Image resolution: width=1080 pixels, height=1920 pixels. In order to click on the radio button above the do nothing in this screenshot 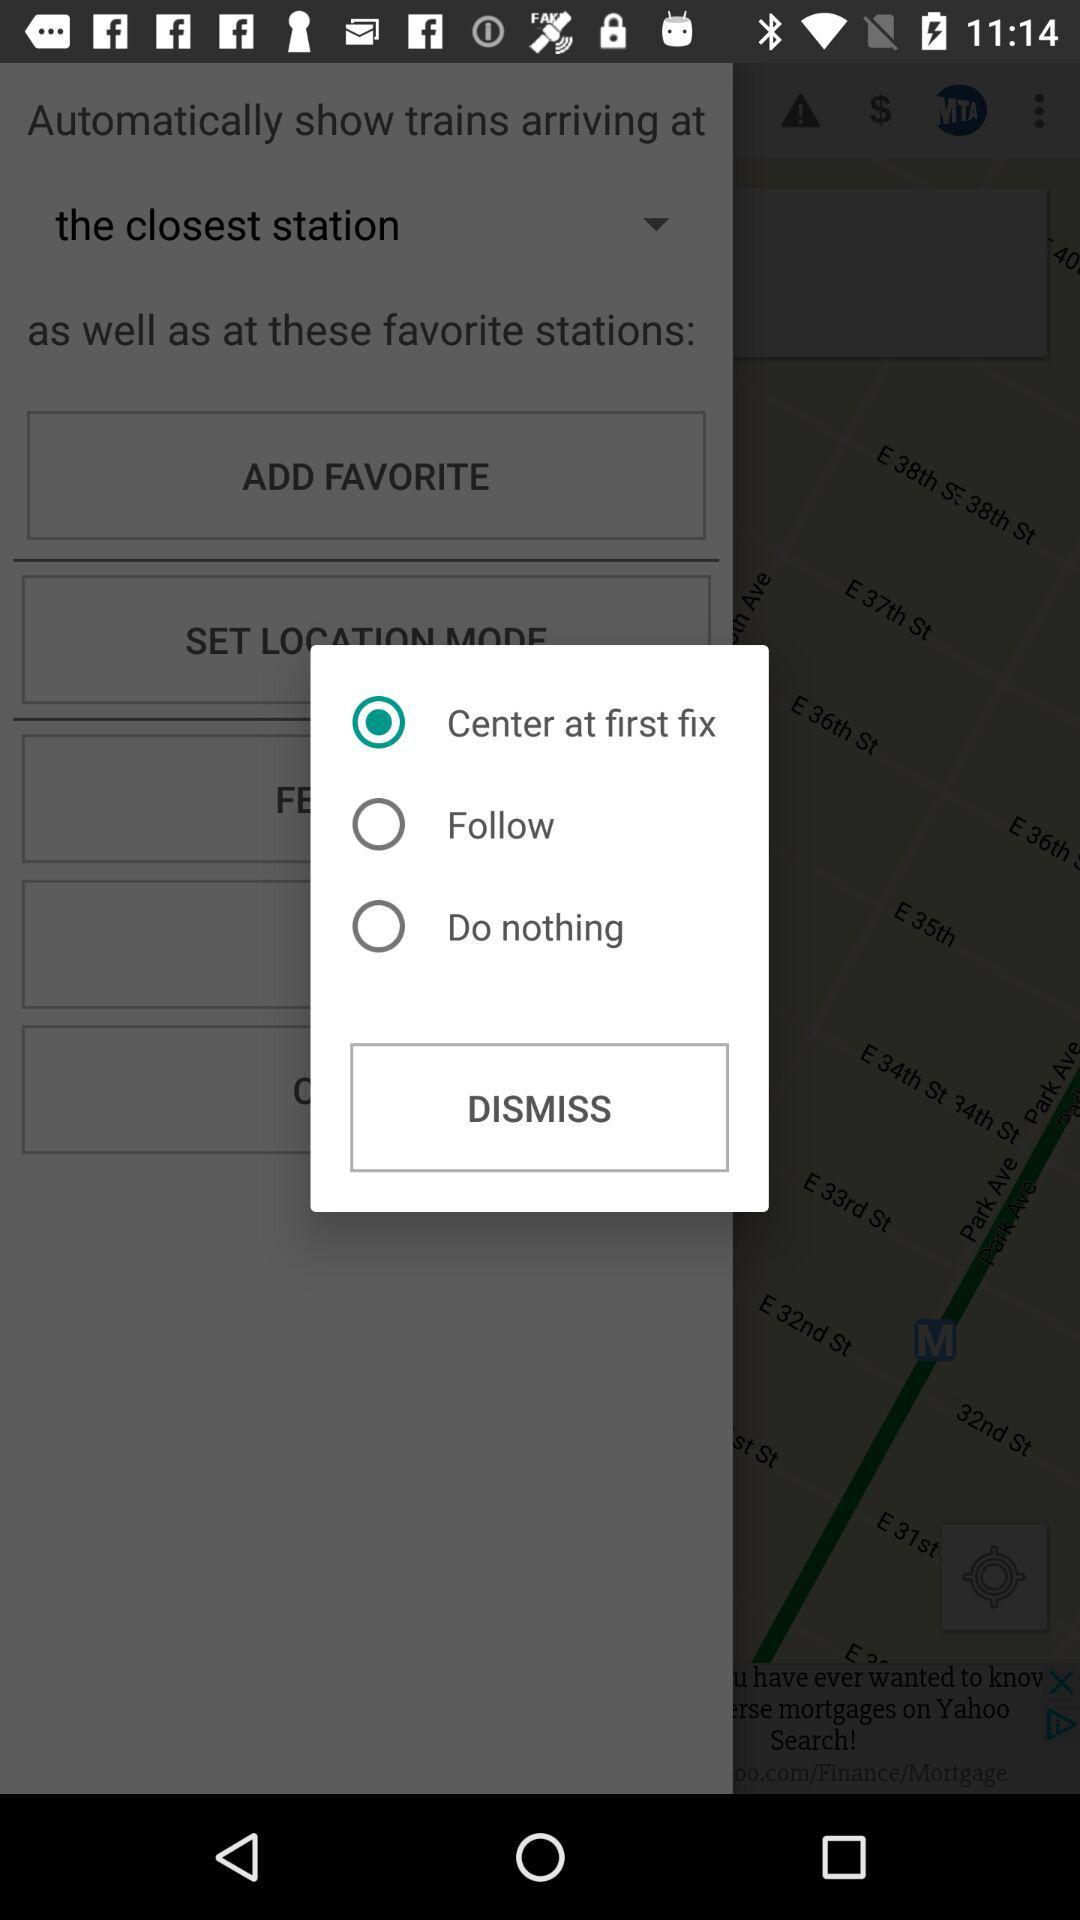, I will do `click(459, 824)`.